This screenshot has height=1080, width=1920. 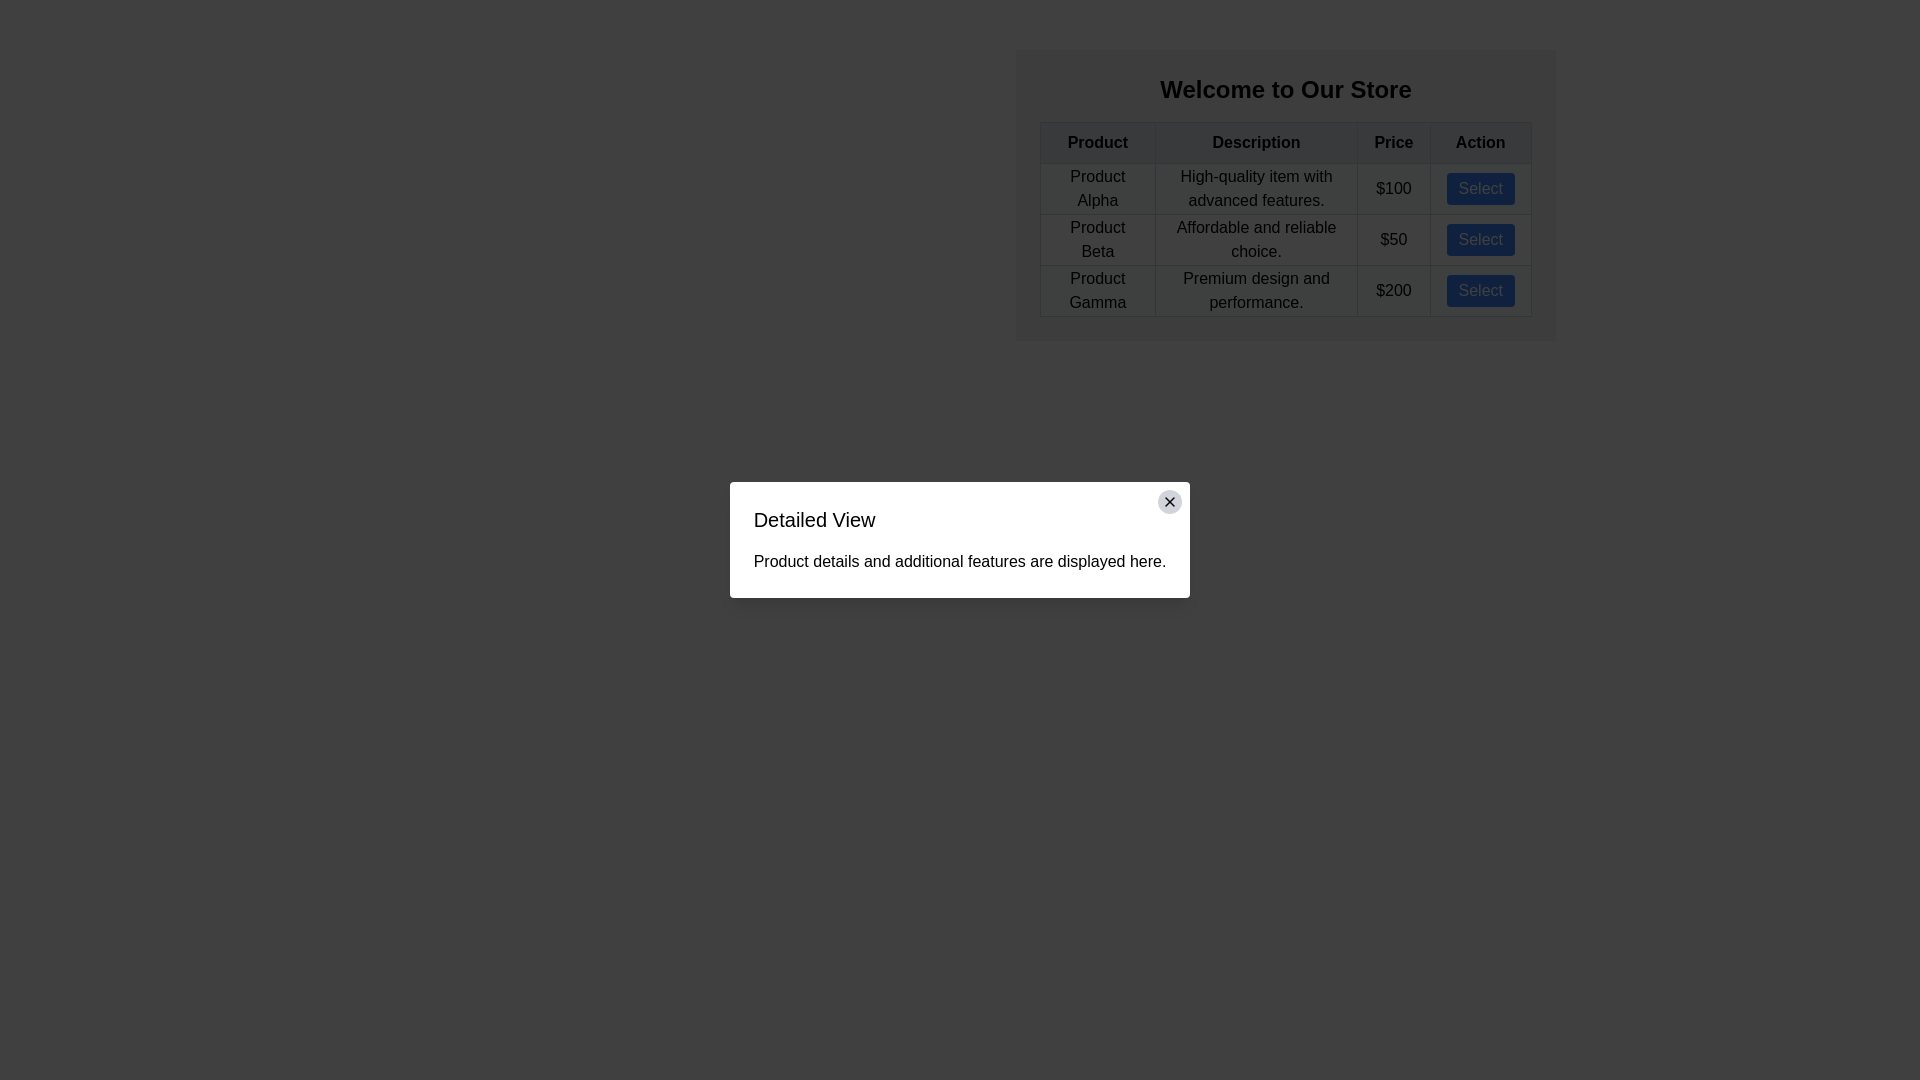 I want to click on the static text that states 'Premium design and performance.' located in the second column under Description in the third row of the table, so click(x=1255, y=290).